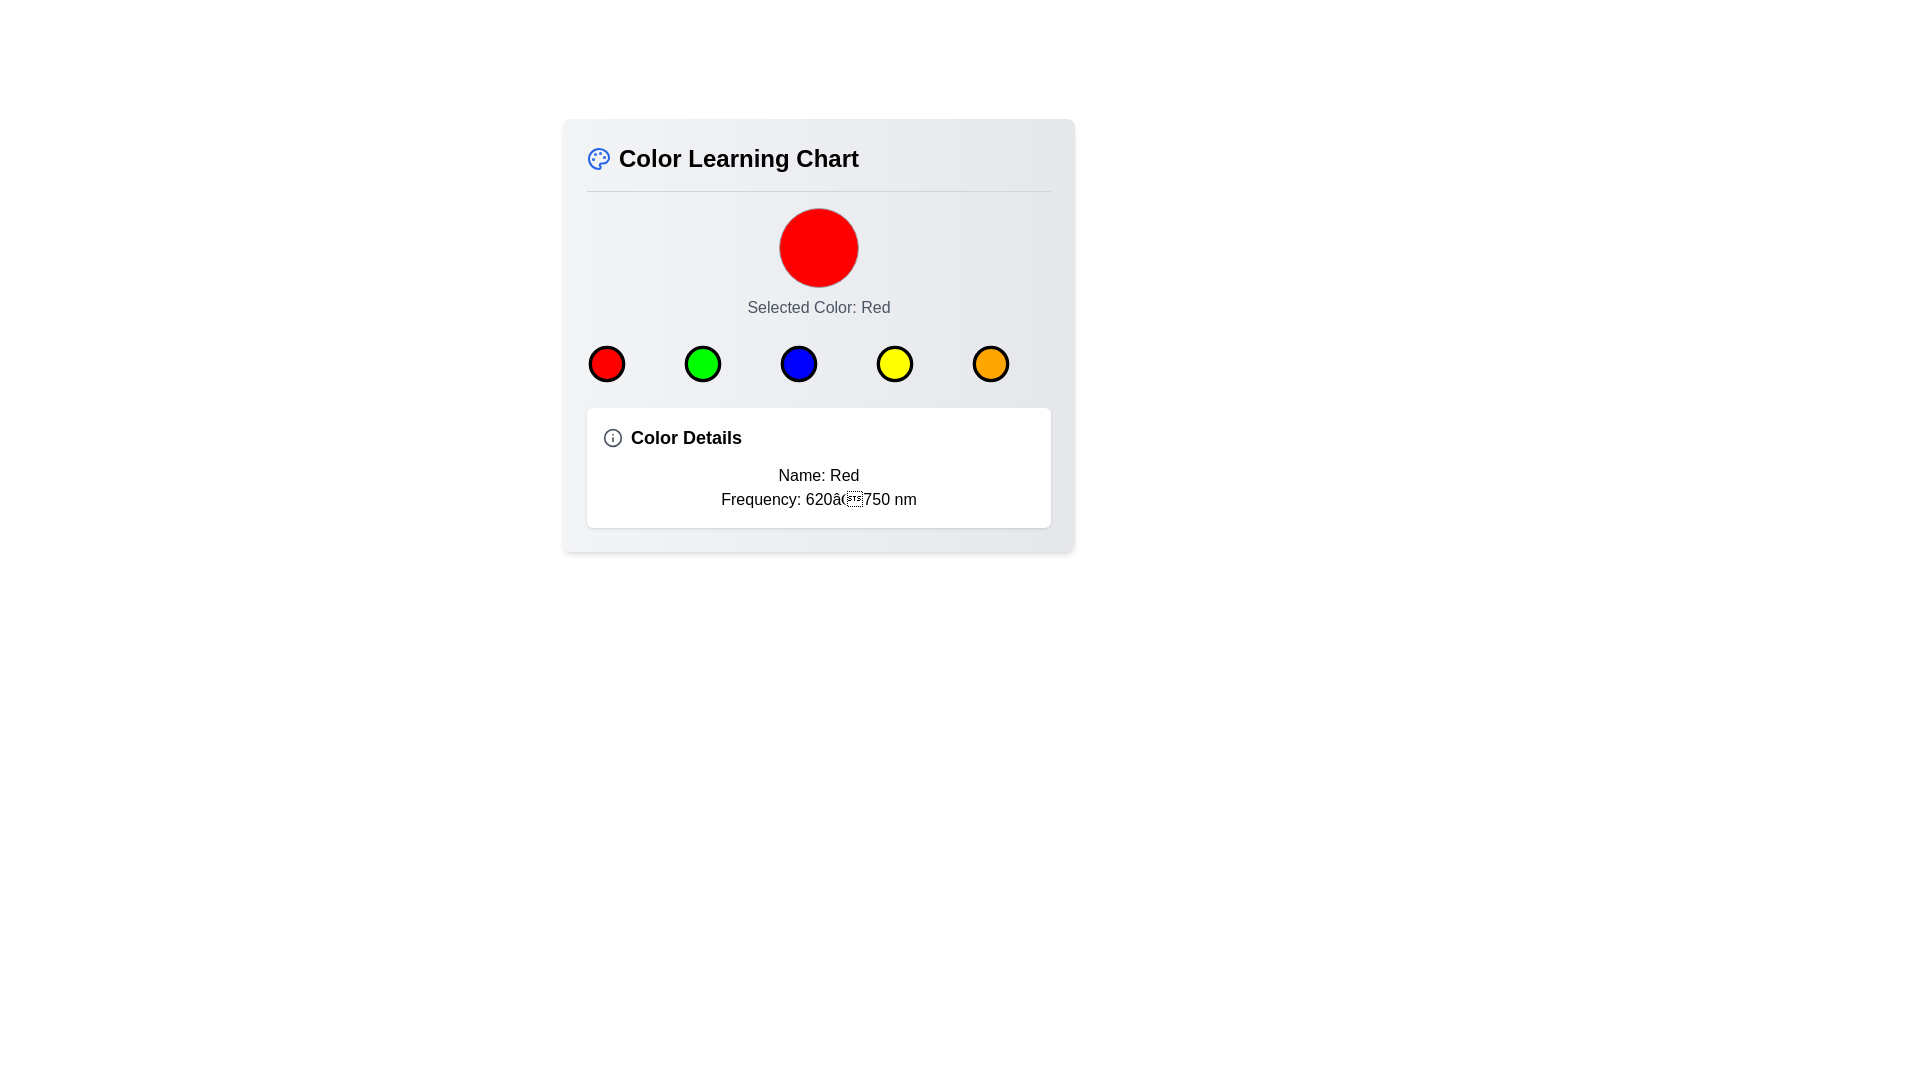 The image size is (1920, 1080). Describe the element at coordinates (605, 363) in the screenshot. I see `the first circular button with a red fill and black border to trigger the hover effect` at that location.